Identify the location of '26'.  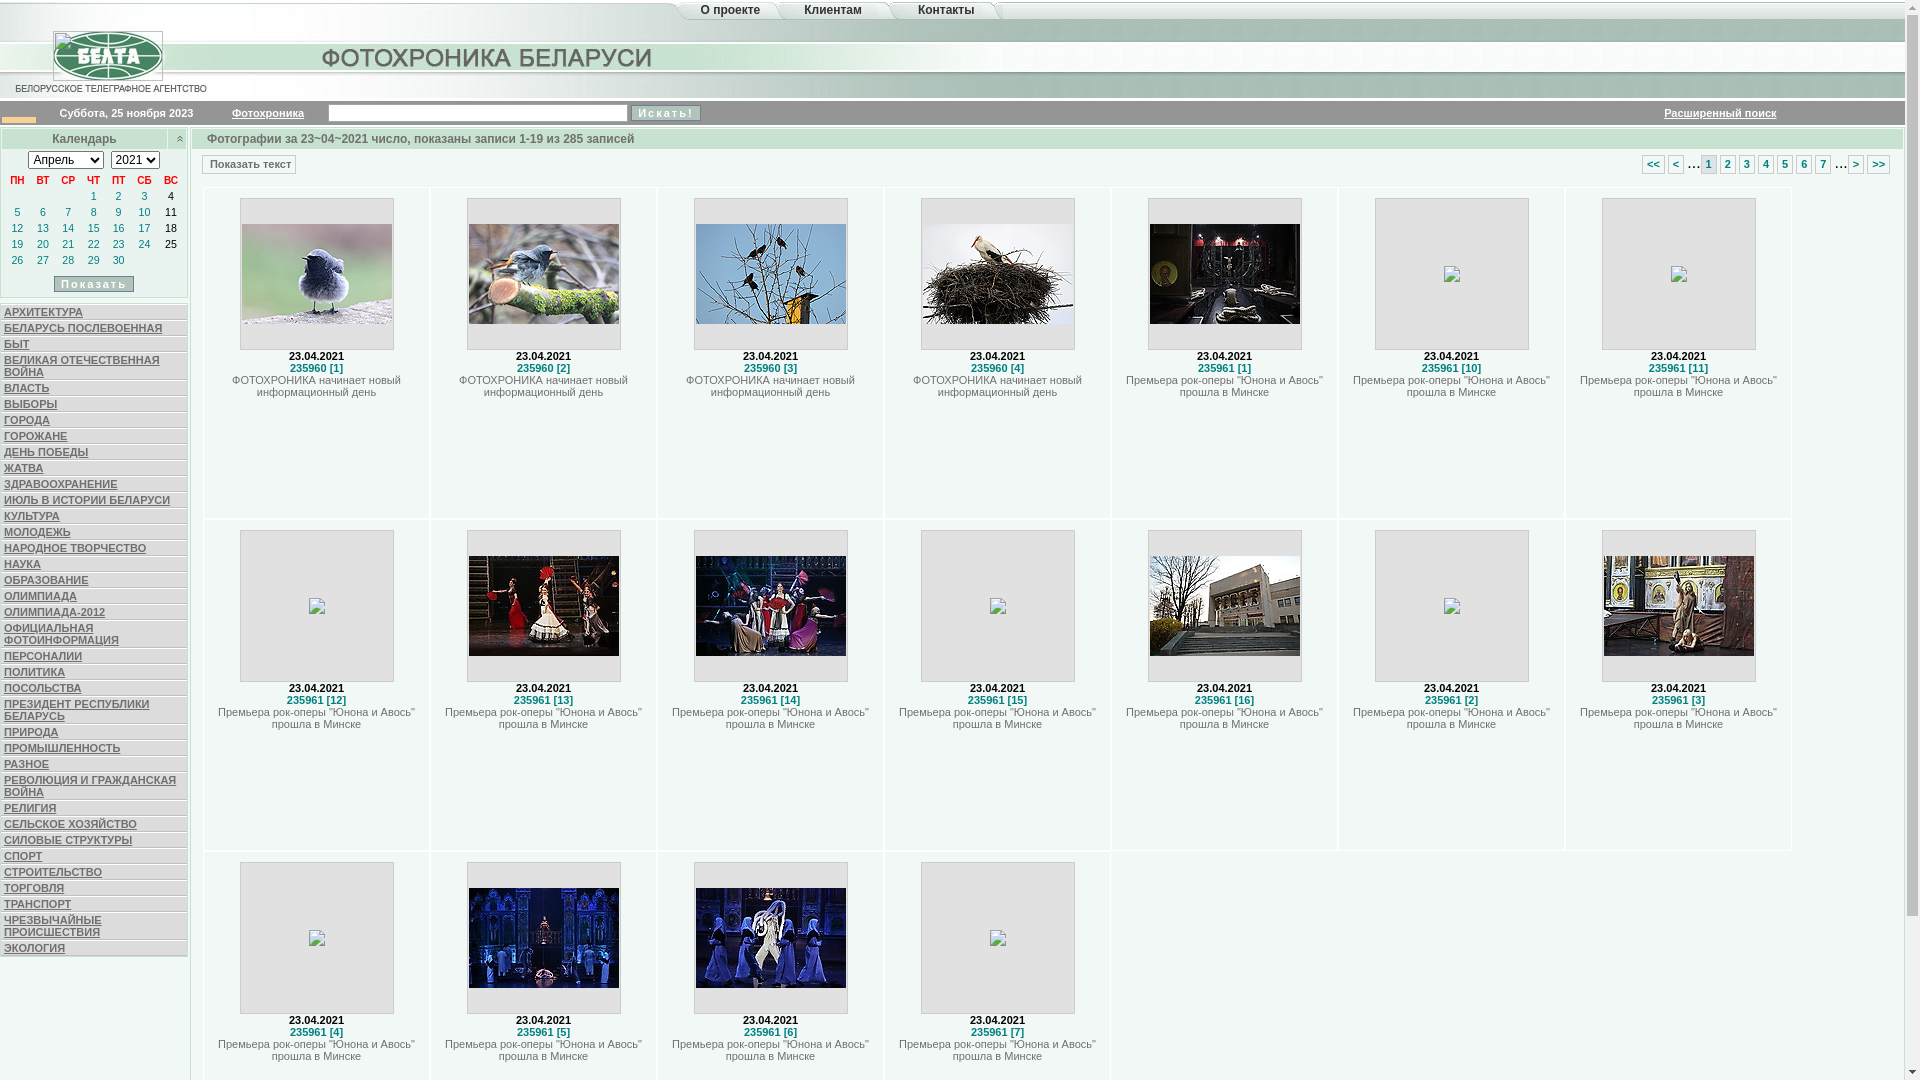
(17, 258).